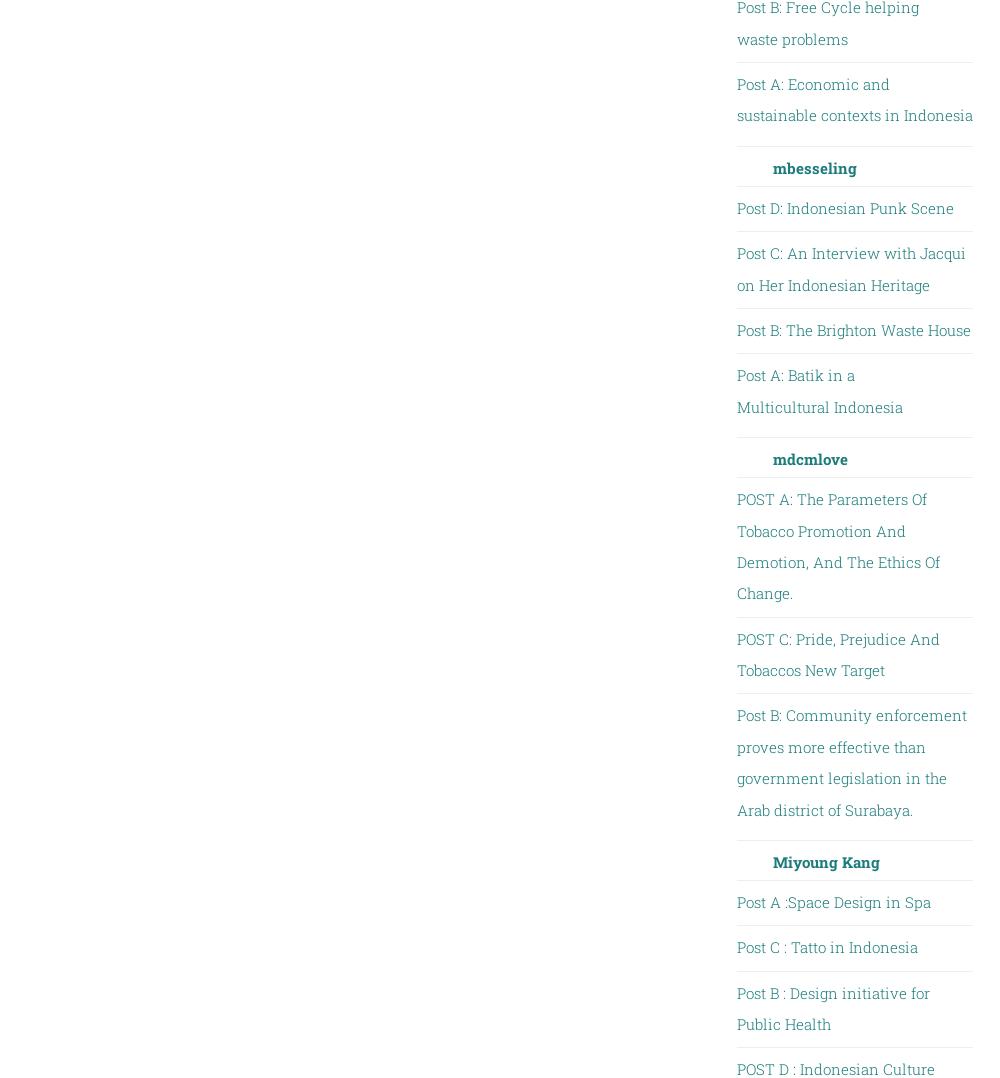 Image resolution: width=1000 pixels, height=1078 pixels. I want to click on 'Post B : Design initiative for Public Health', so click(831, 1007).